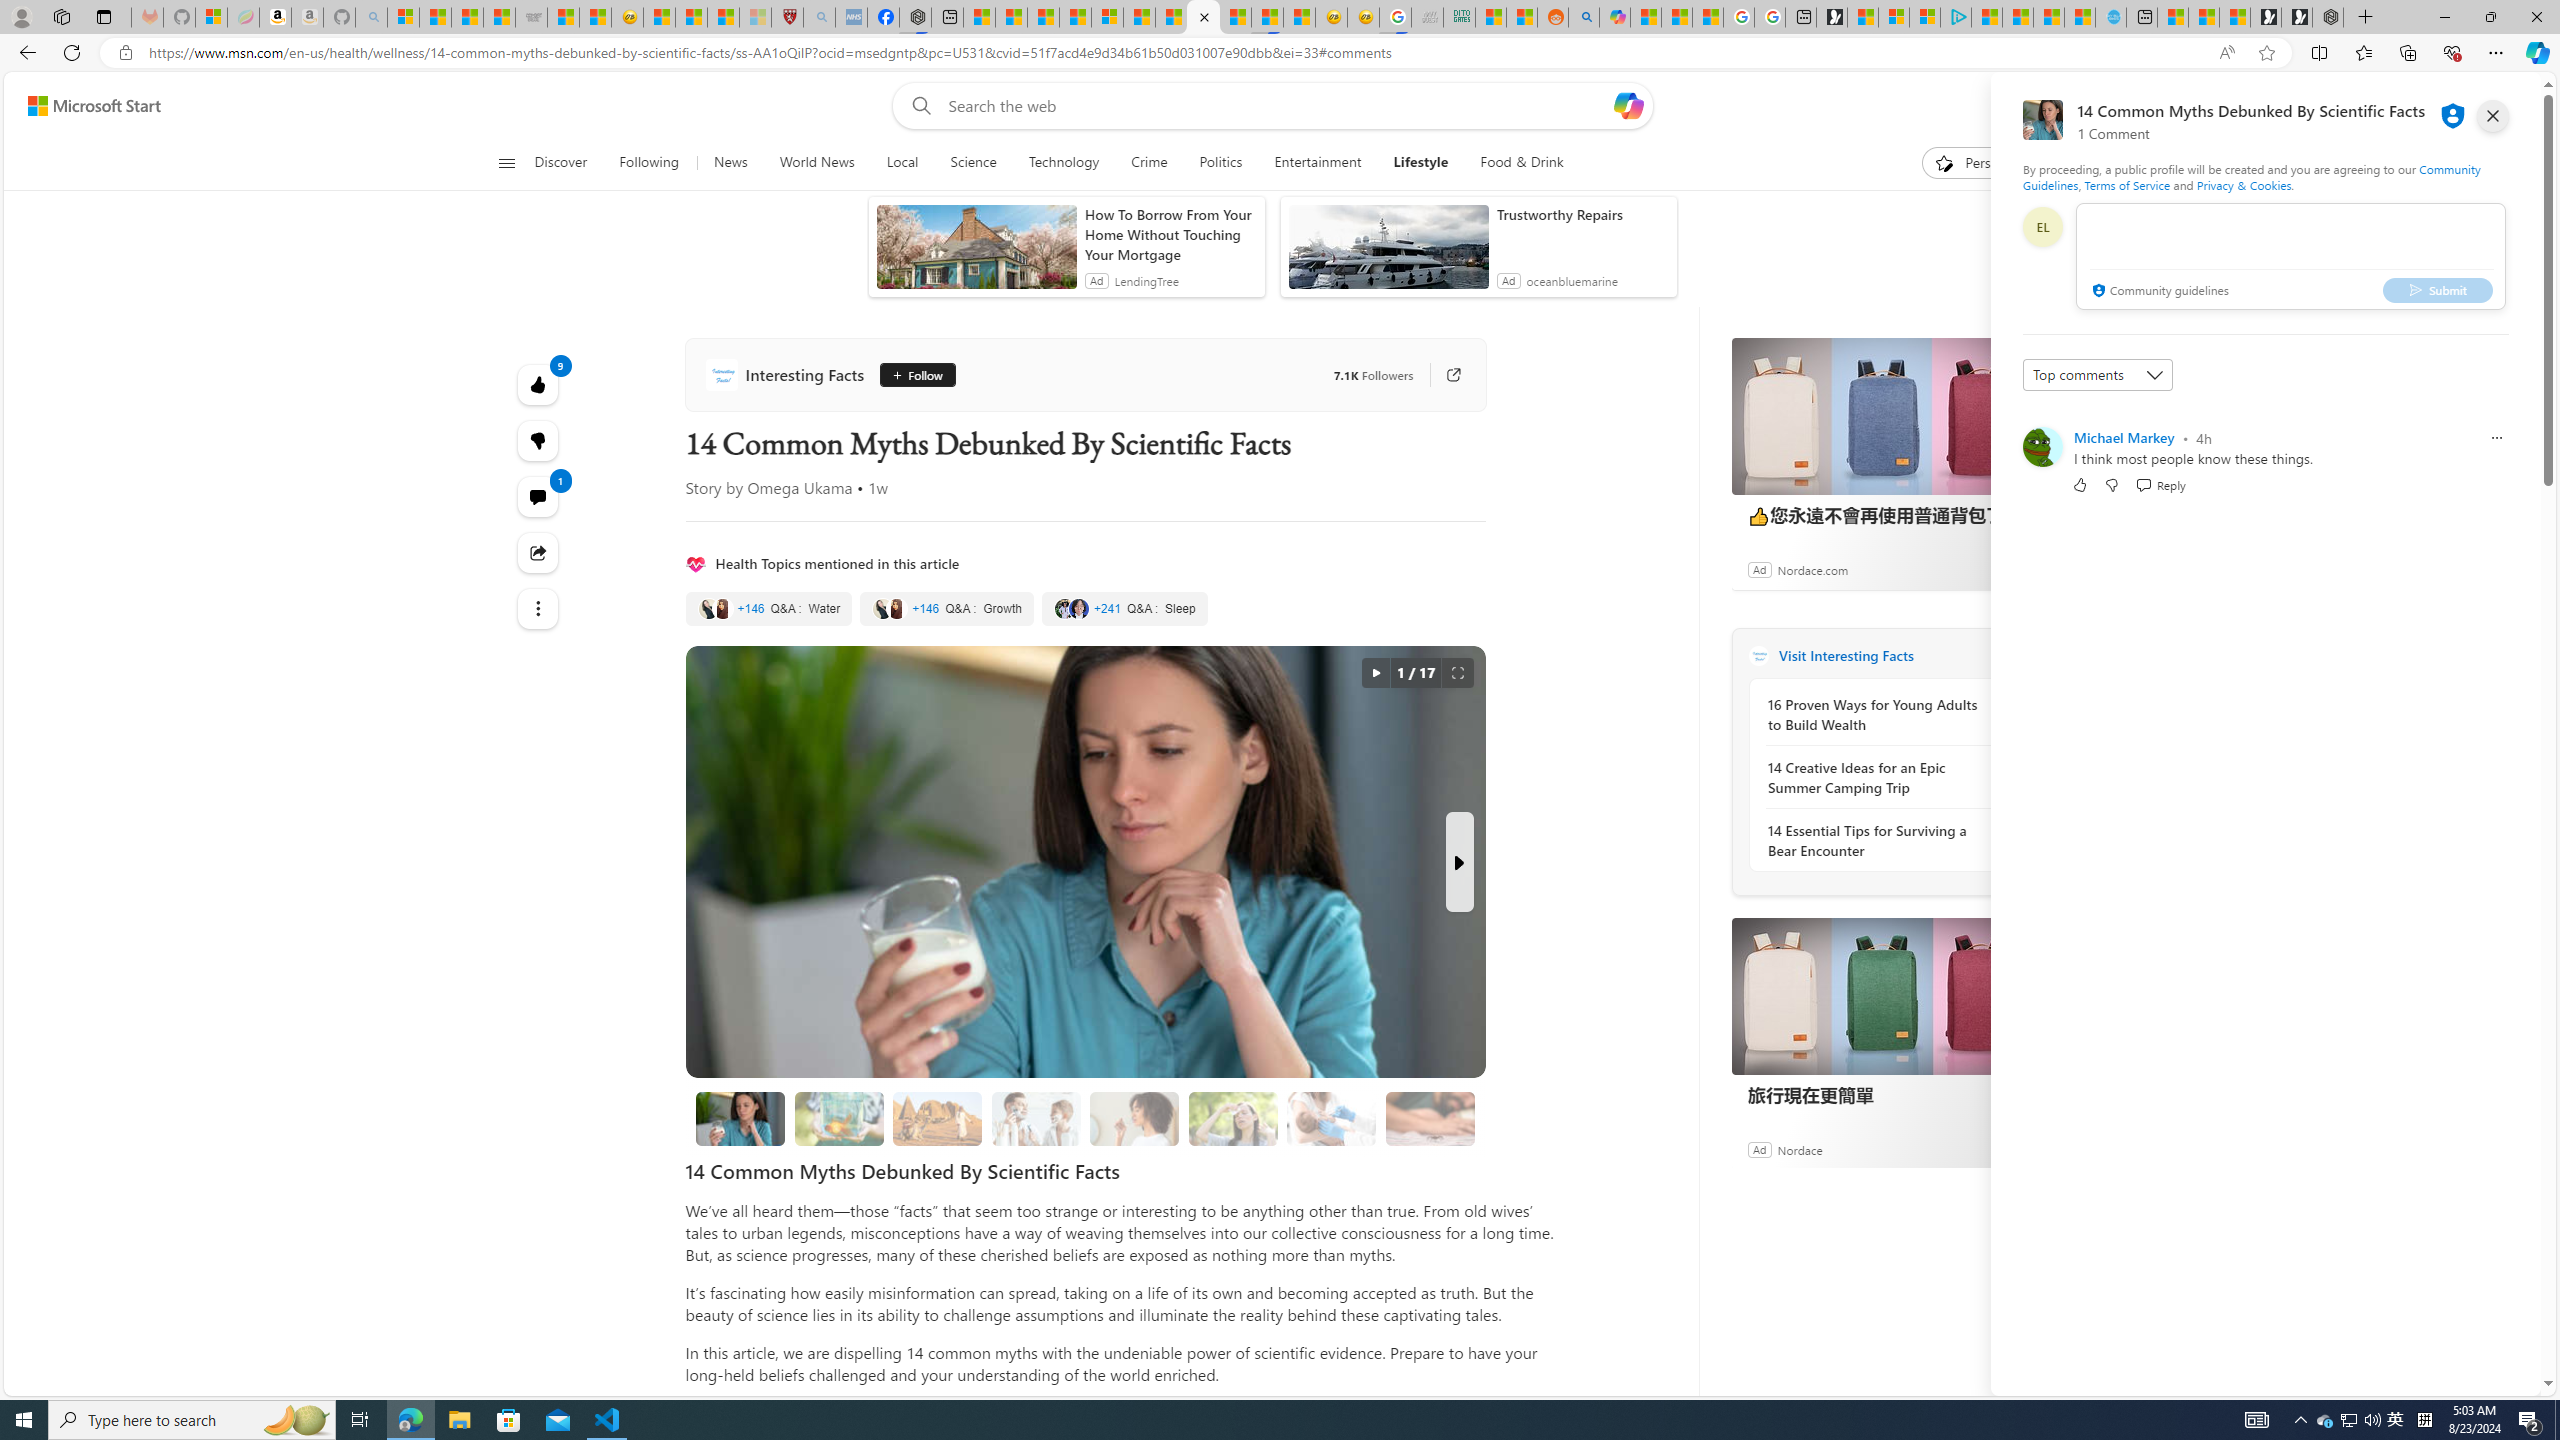 This screenshot has height=1440, width=2560. I want to click on 'Technology', so click(1063, 162).